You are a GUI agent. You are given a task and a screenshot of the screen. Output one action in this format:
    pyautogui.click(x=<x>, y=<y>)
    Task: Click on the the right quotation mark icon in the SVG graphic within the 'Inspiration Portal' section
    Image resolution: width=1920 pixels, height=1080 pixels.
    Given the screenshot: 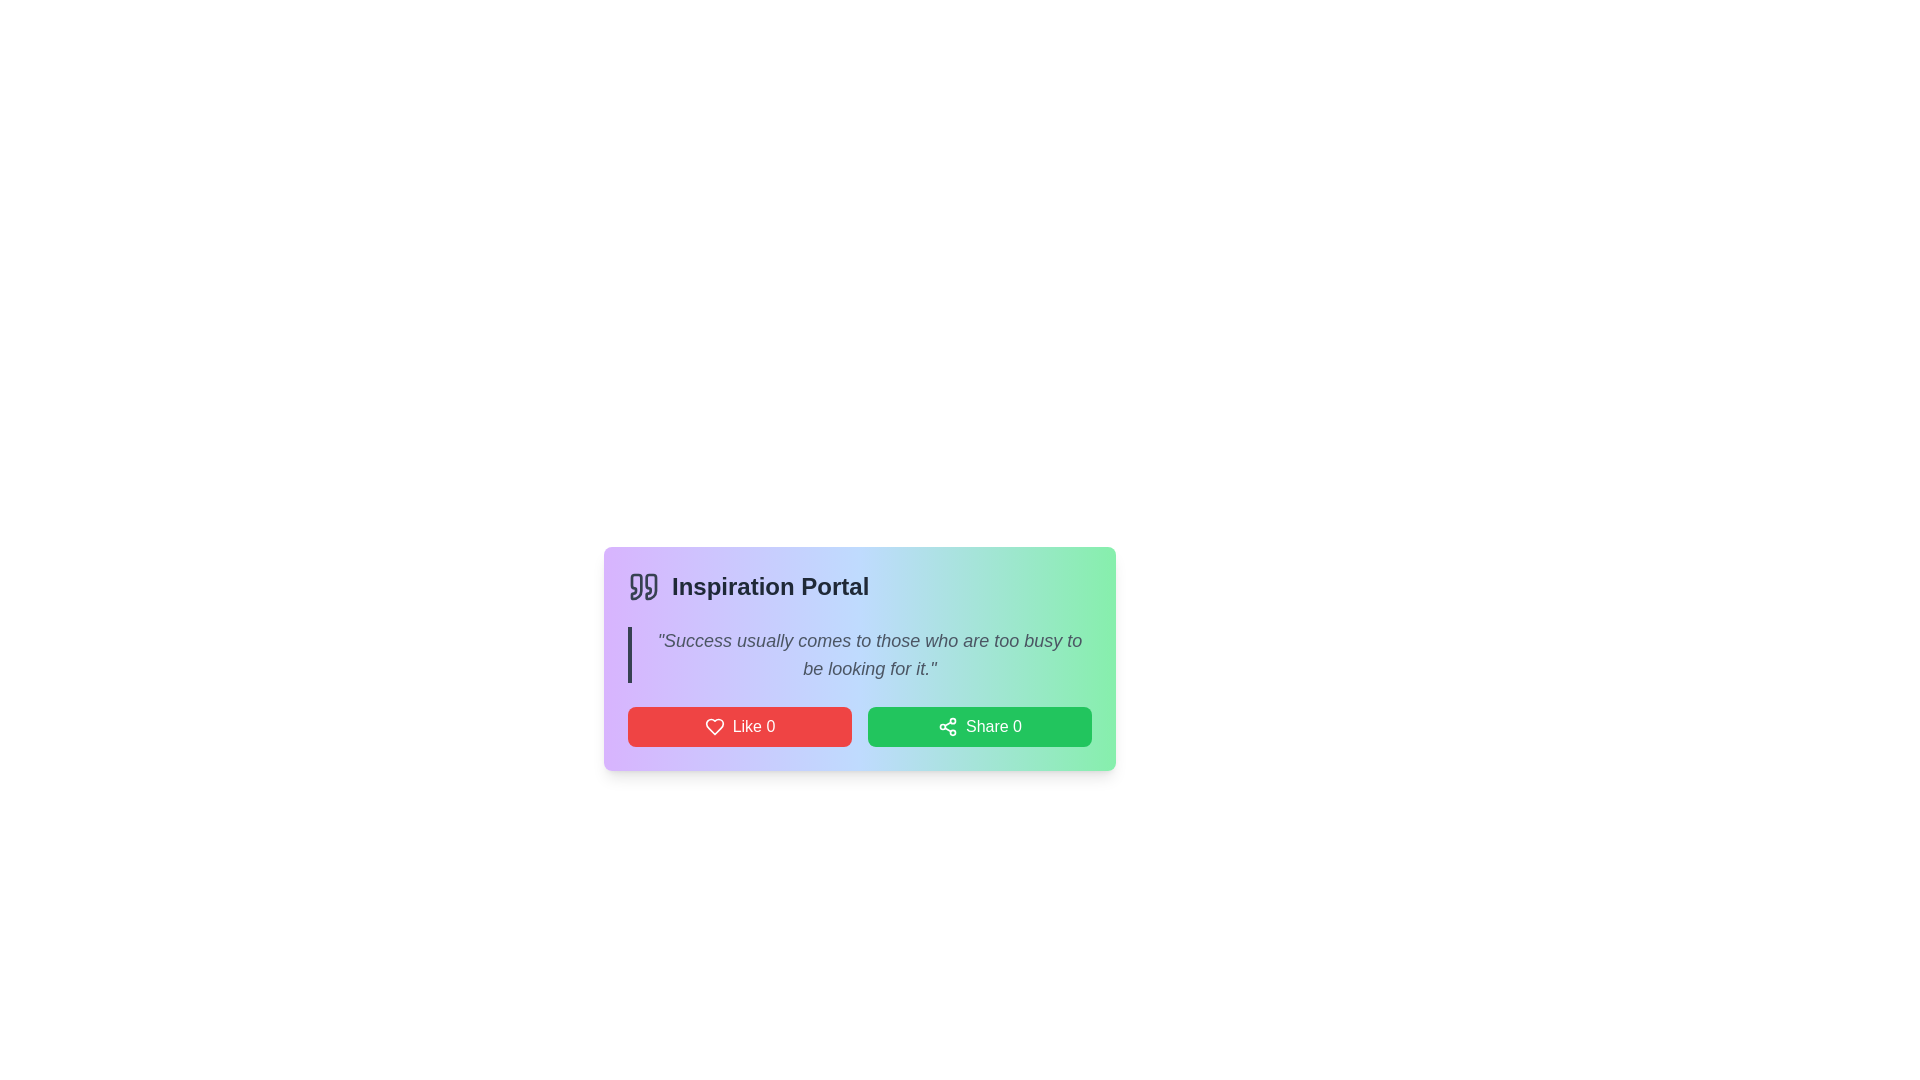 What is the action you would take?
    pyautogui.click(x=651, y=585)
    